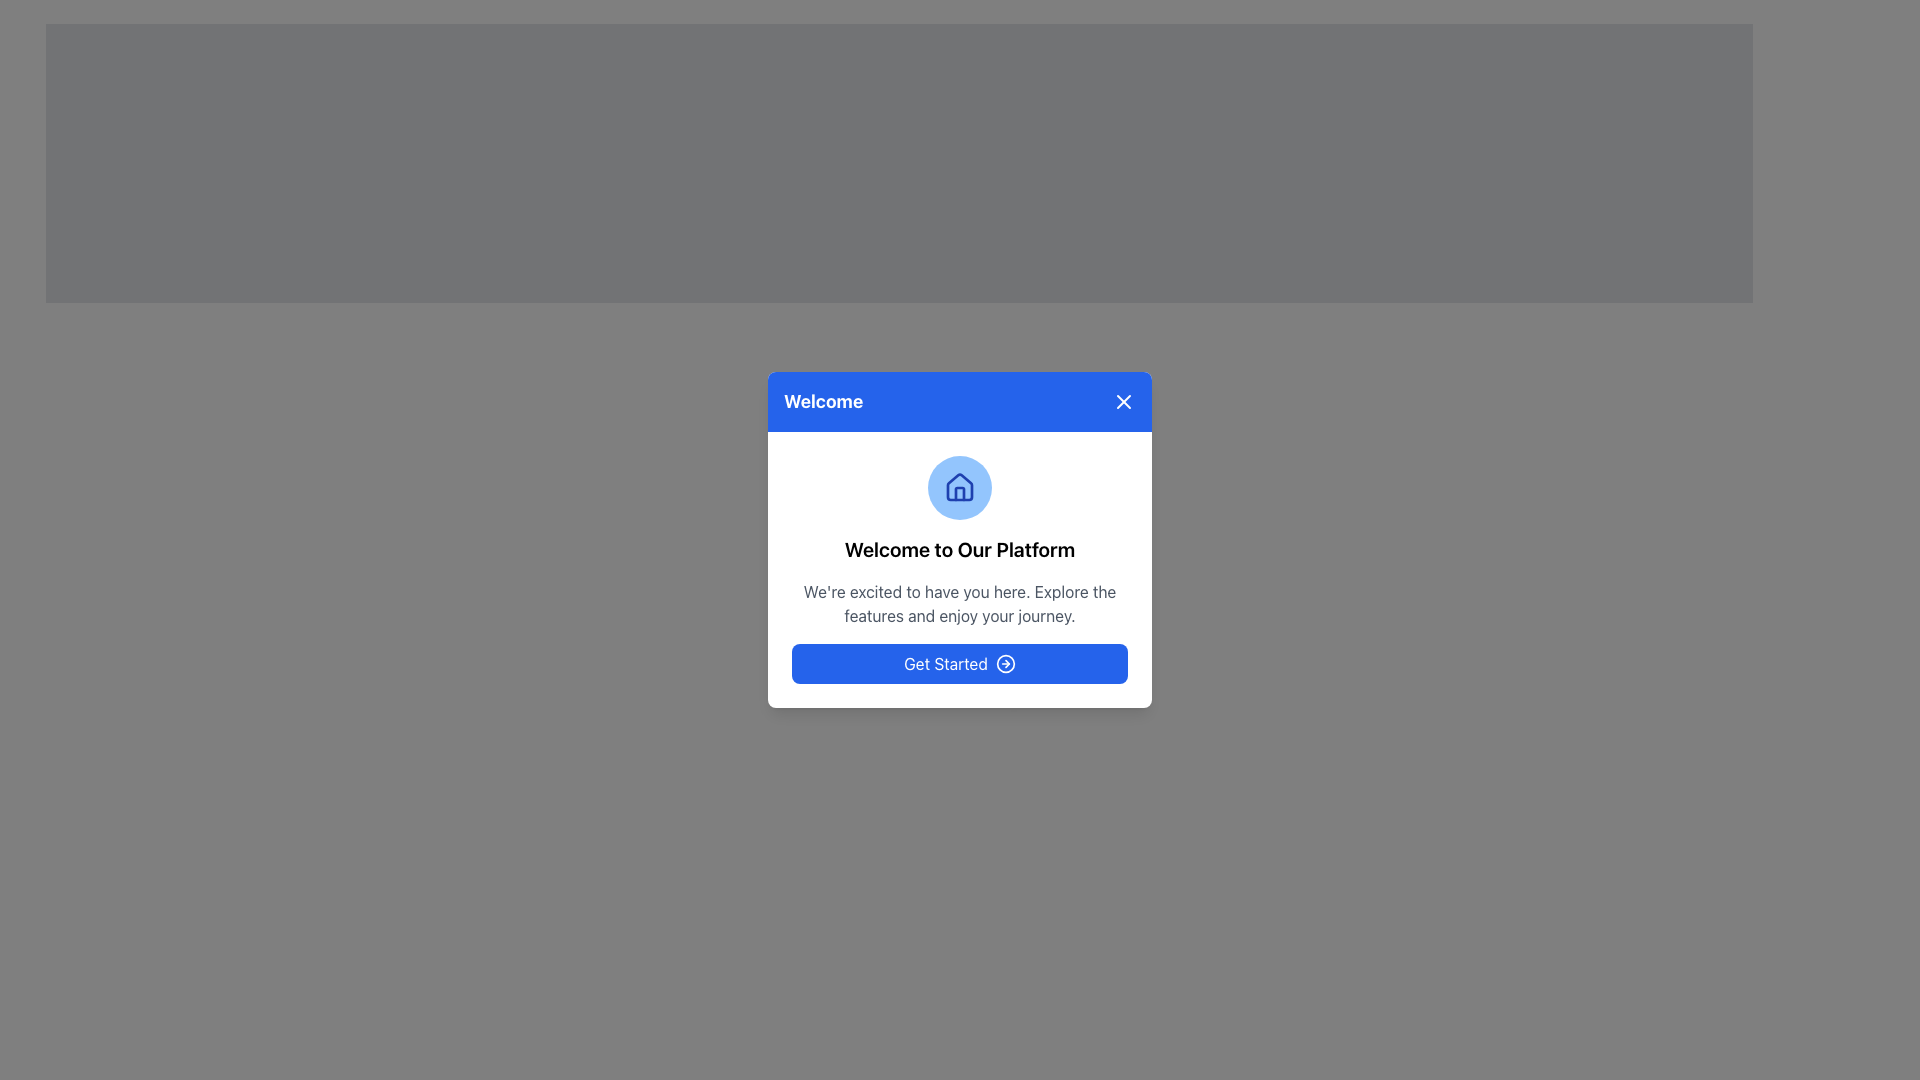  I want to click on the text block that reads "We're excited to have you here. Explore the features and enjoy your journey." which is located below the heading "Welcome to Our Platform", so click(960, 603).